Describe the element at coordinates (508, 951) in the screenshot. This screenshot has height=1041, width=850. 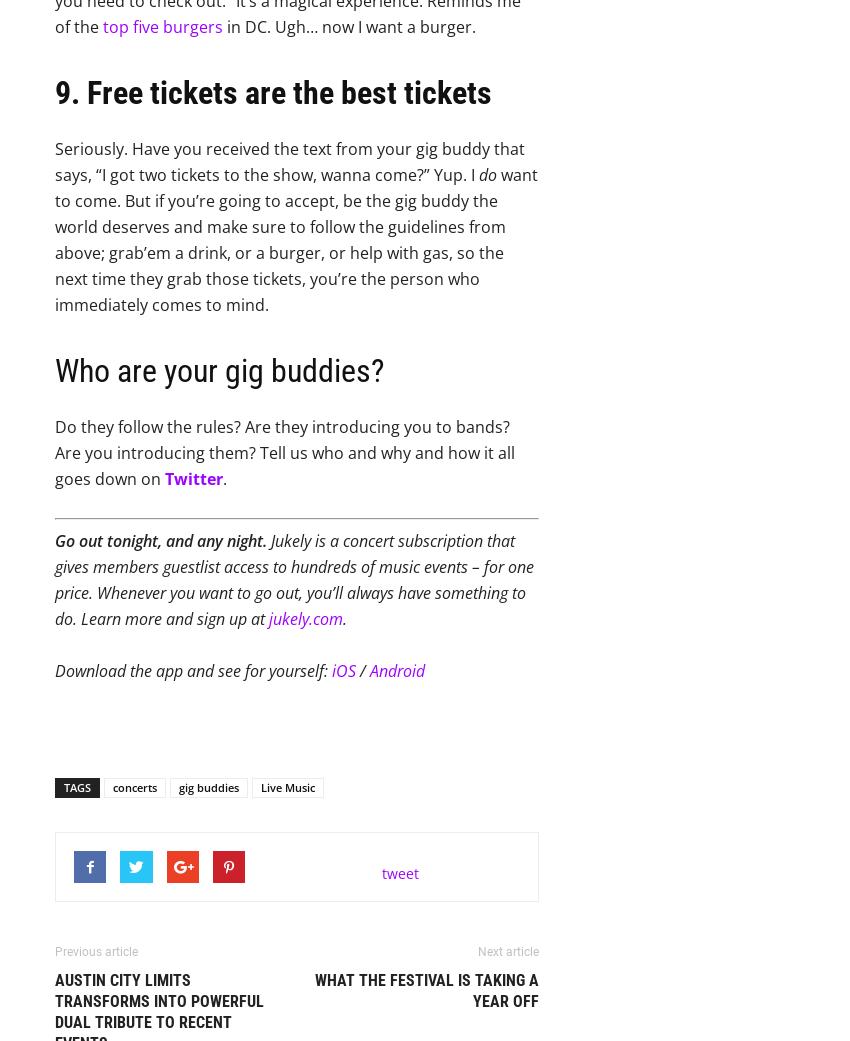
I see `'Next article'` at that location.